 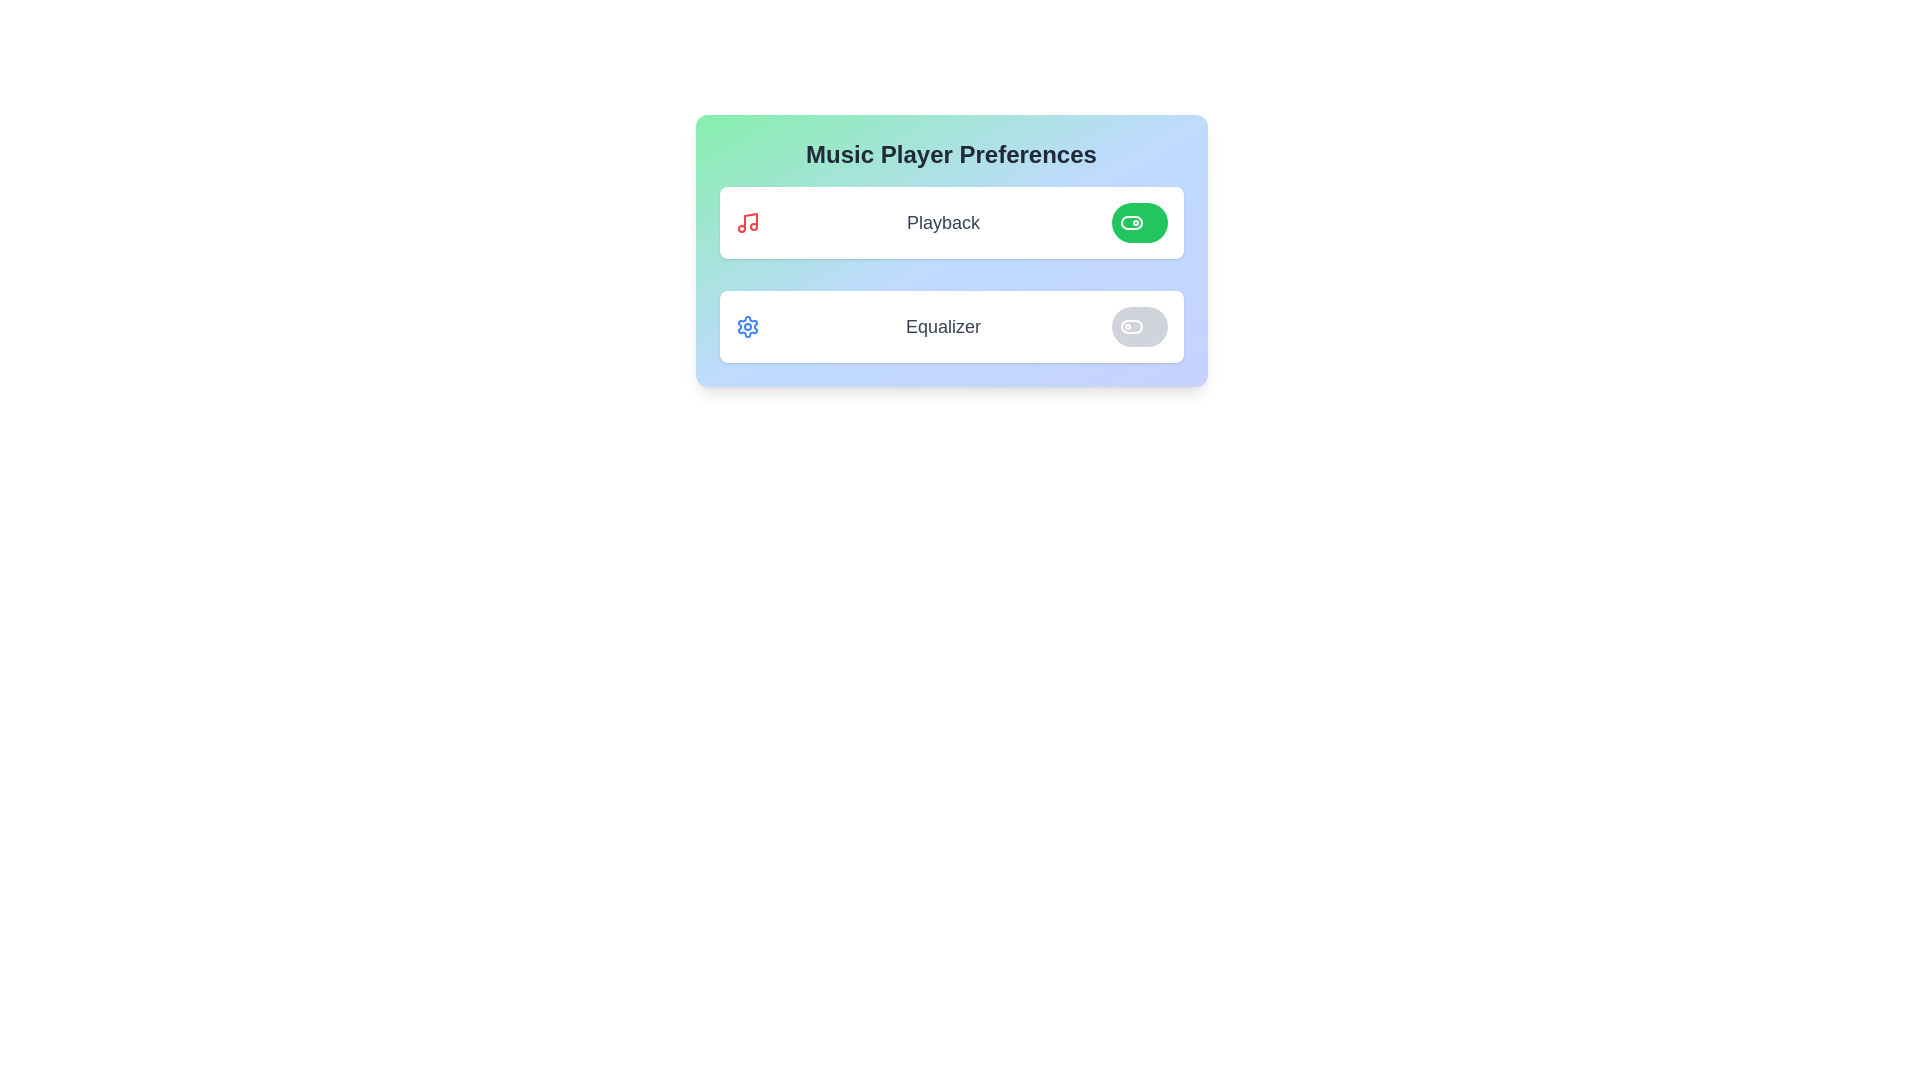 What do you see at coordinates (1131, 223) in the screenshot?
I see `the toggle switch icon in the 'Music Player Preferences' panel to change its state` at bounding box center [1131, 223].